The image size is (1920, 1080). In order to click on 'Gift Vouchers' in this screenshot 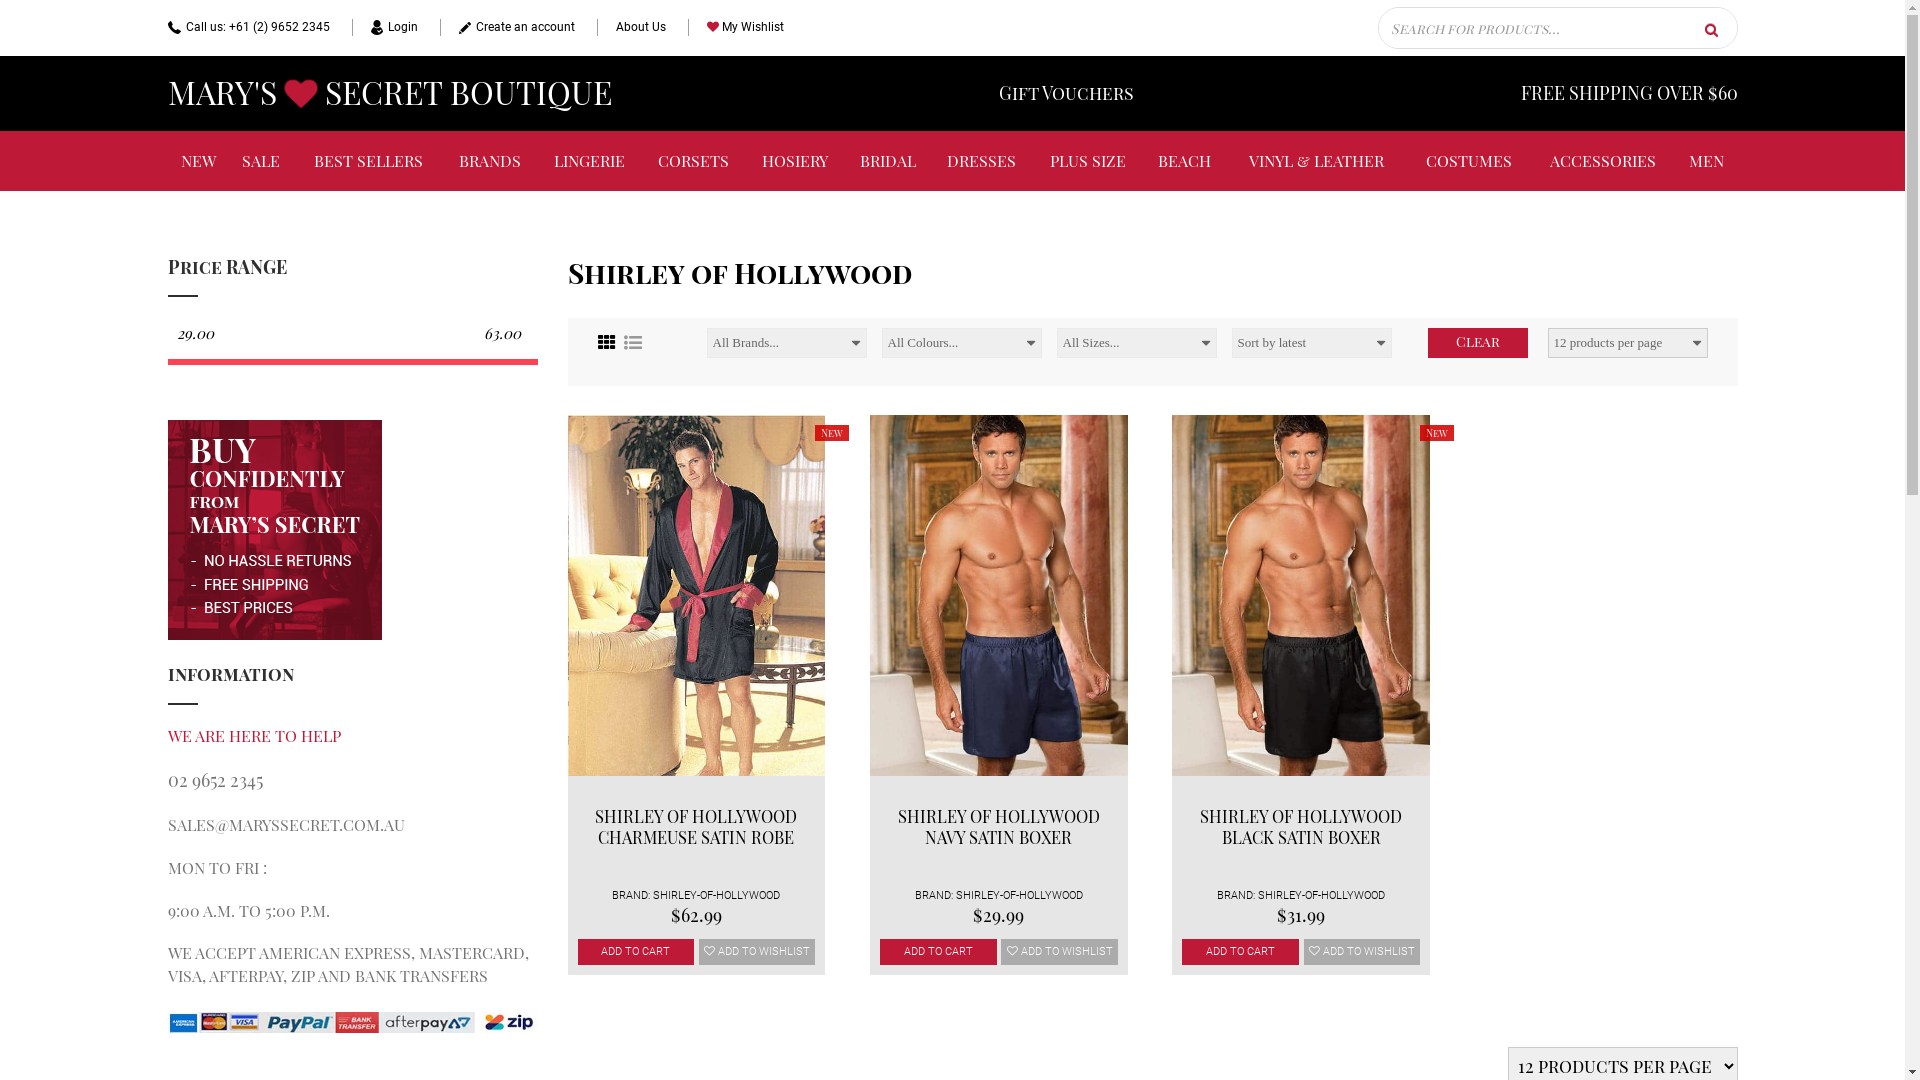, I will do `click(1064, 93)`.